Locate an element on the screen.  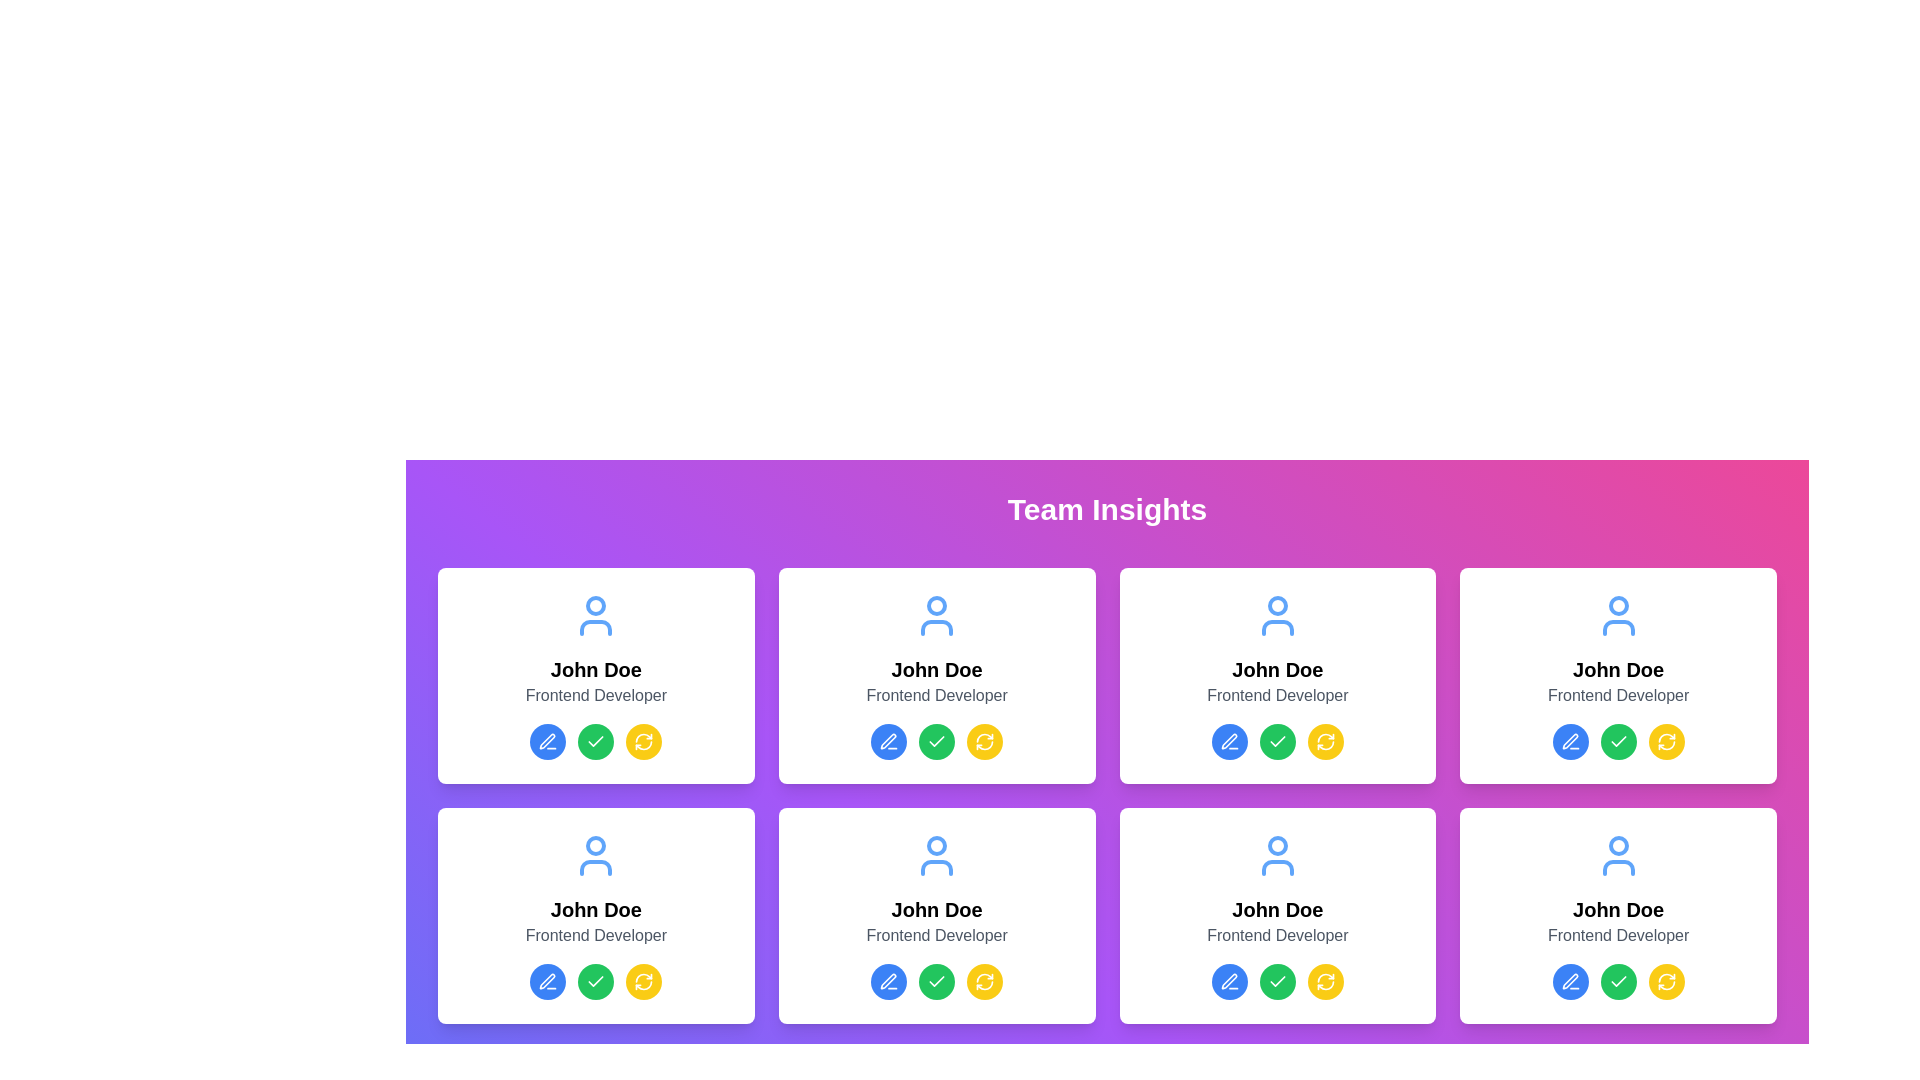
the circular graphic element representing the head of the person icon in the second card of the first row in the grid layout is located at coordinates (936, 604).